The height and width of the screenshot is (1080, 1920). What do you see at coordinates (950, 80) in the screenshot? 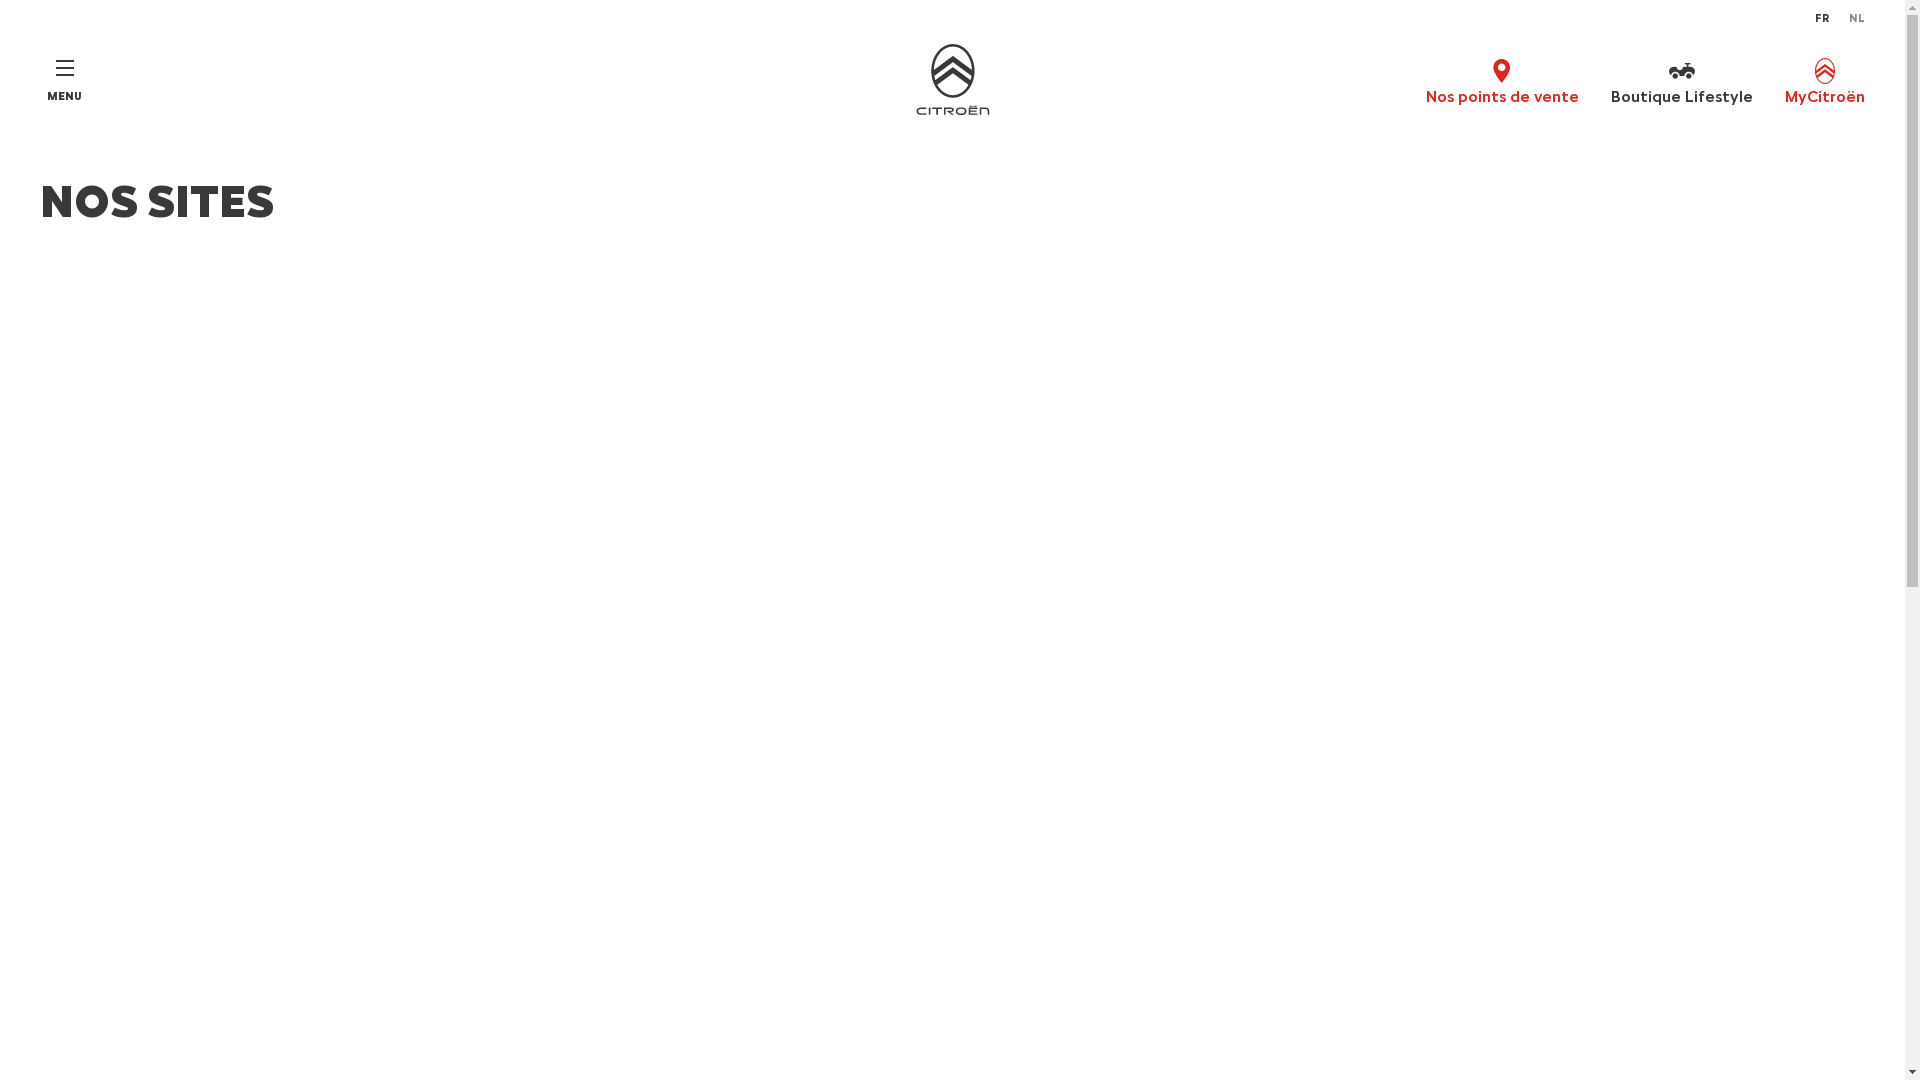
I see `'Home'` at bounding box center [950, 80].